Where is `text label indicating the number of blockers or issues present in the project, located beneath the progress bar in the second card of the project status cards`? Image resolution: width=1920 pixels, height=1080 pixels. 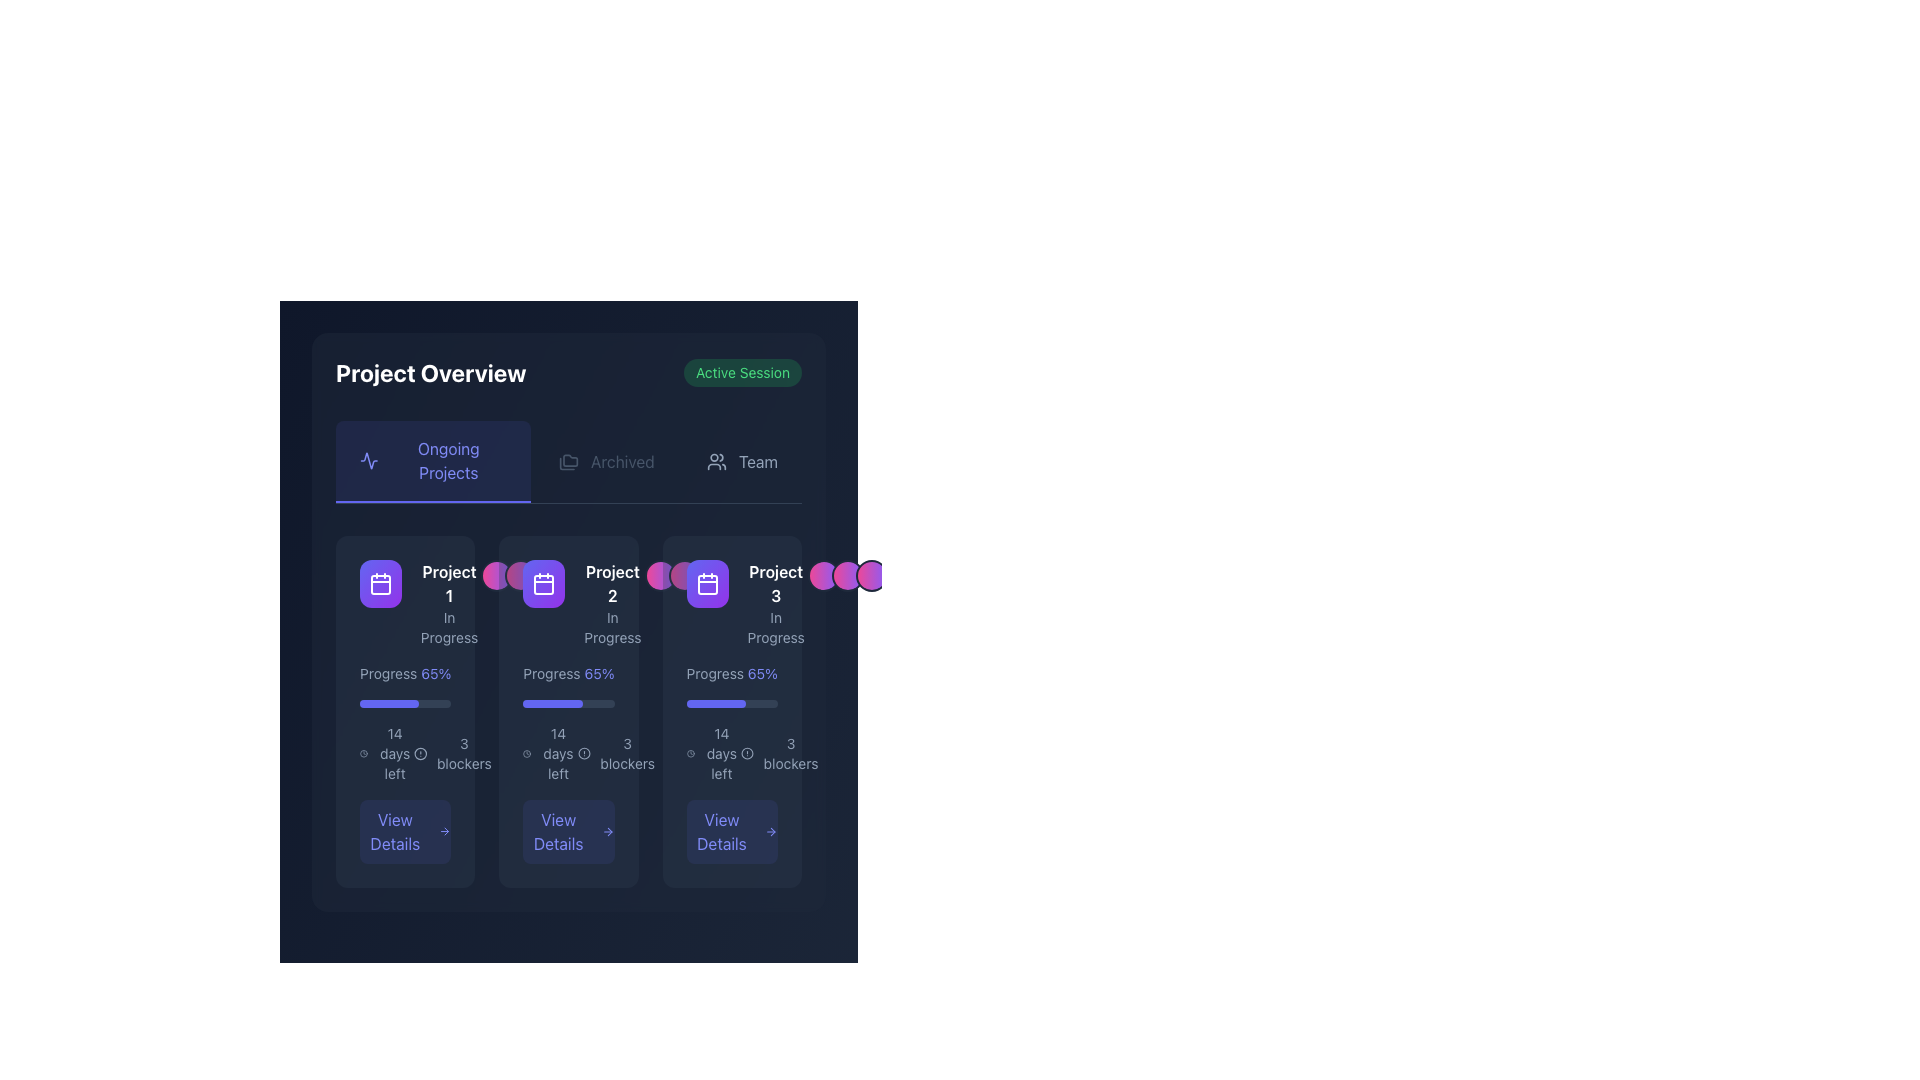
text label indicating the number of blockers or issues present in the project, located beneath the progress bar in the second card of the project status cards is located at coordinates (626, 753).